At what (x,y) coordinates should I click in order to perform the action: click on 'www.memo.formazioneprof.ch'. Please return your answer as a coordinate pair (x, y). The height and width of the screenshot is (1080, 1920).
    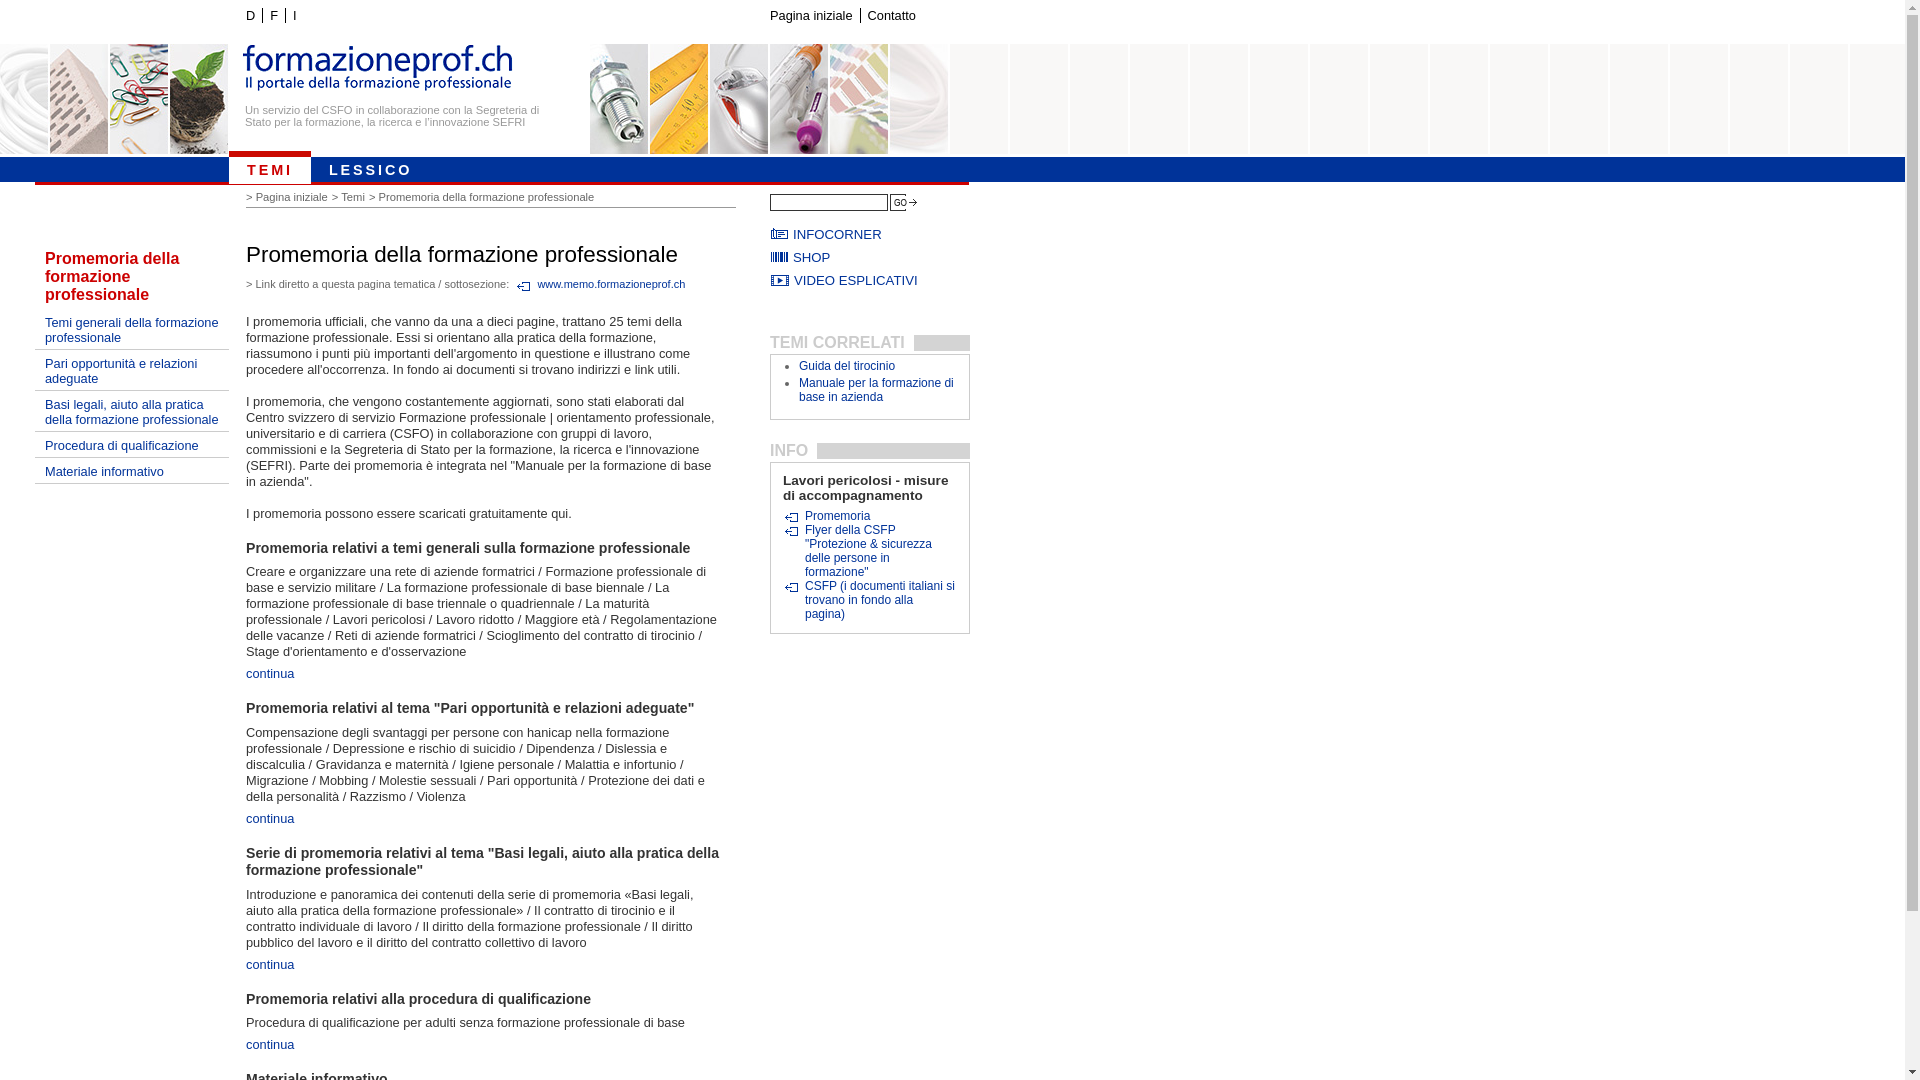
    Looking at the image, I should click on (599, 285).